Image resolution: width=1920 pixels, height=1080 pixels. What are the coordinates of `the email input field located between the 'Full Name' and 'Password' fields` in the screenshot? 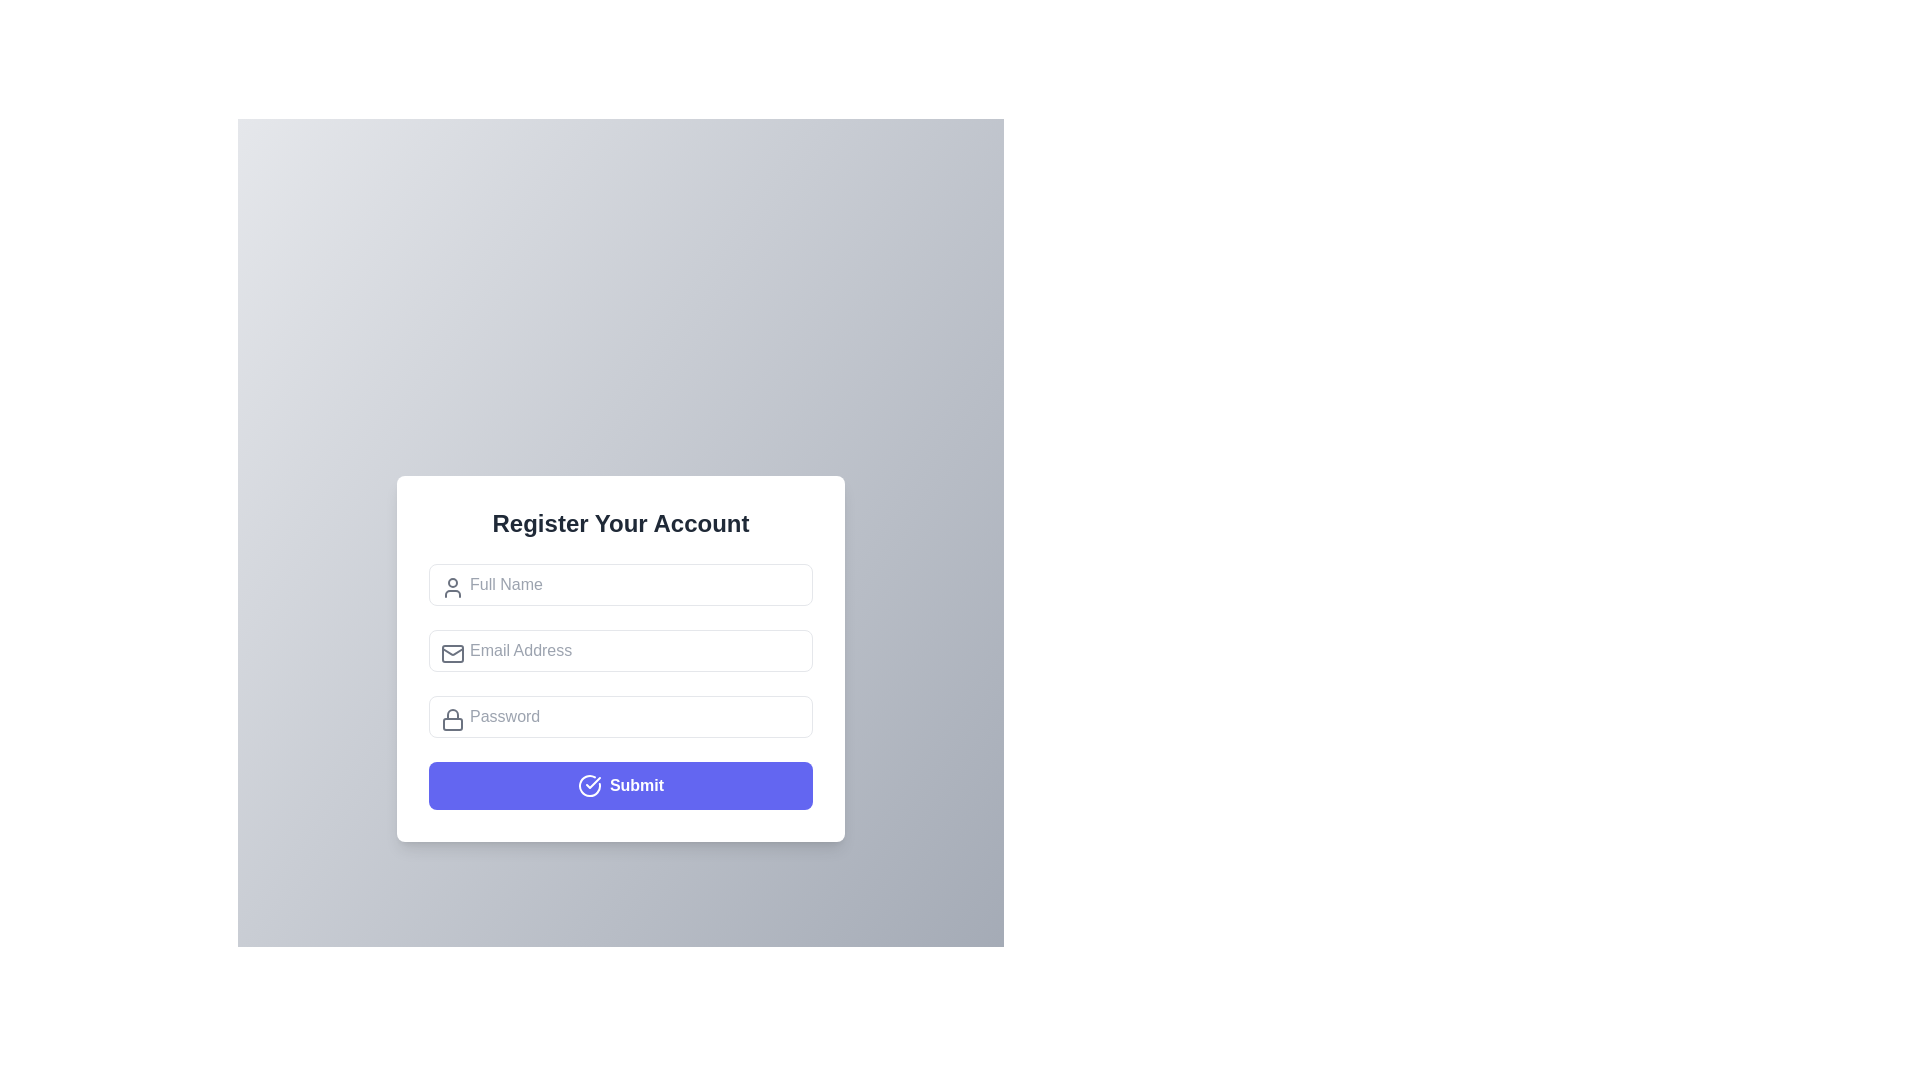 It's located at (619, 658).